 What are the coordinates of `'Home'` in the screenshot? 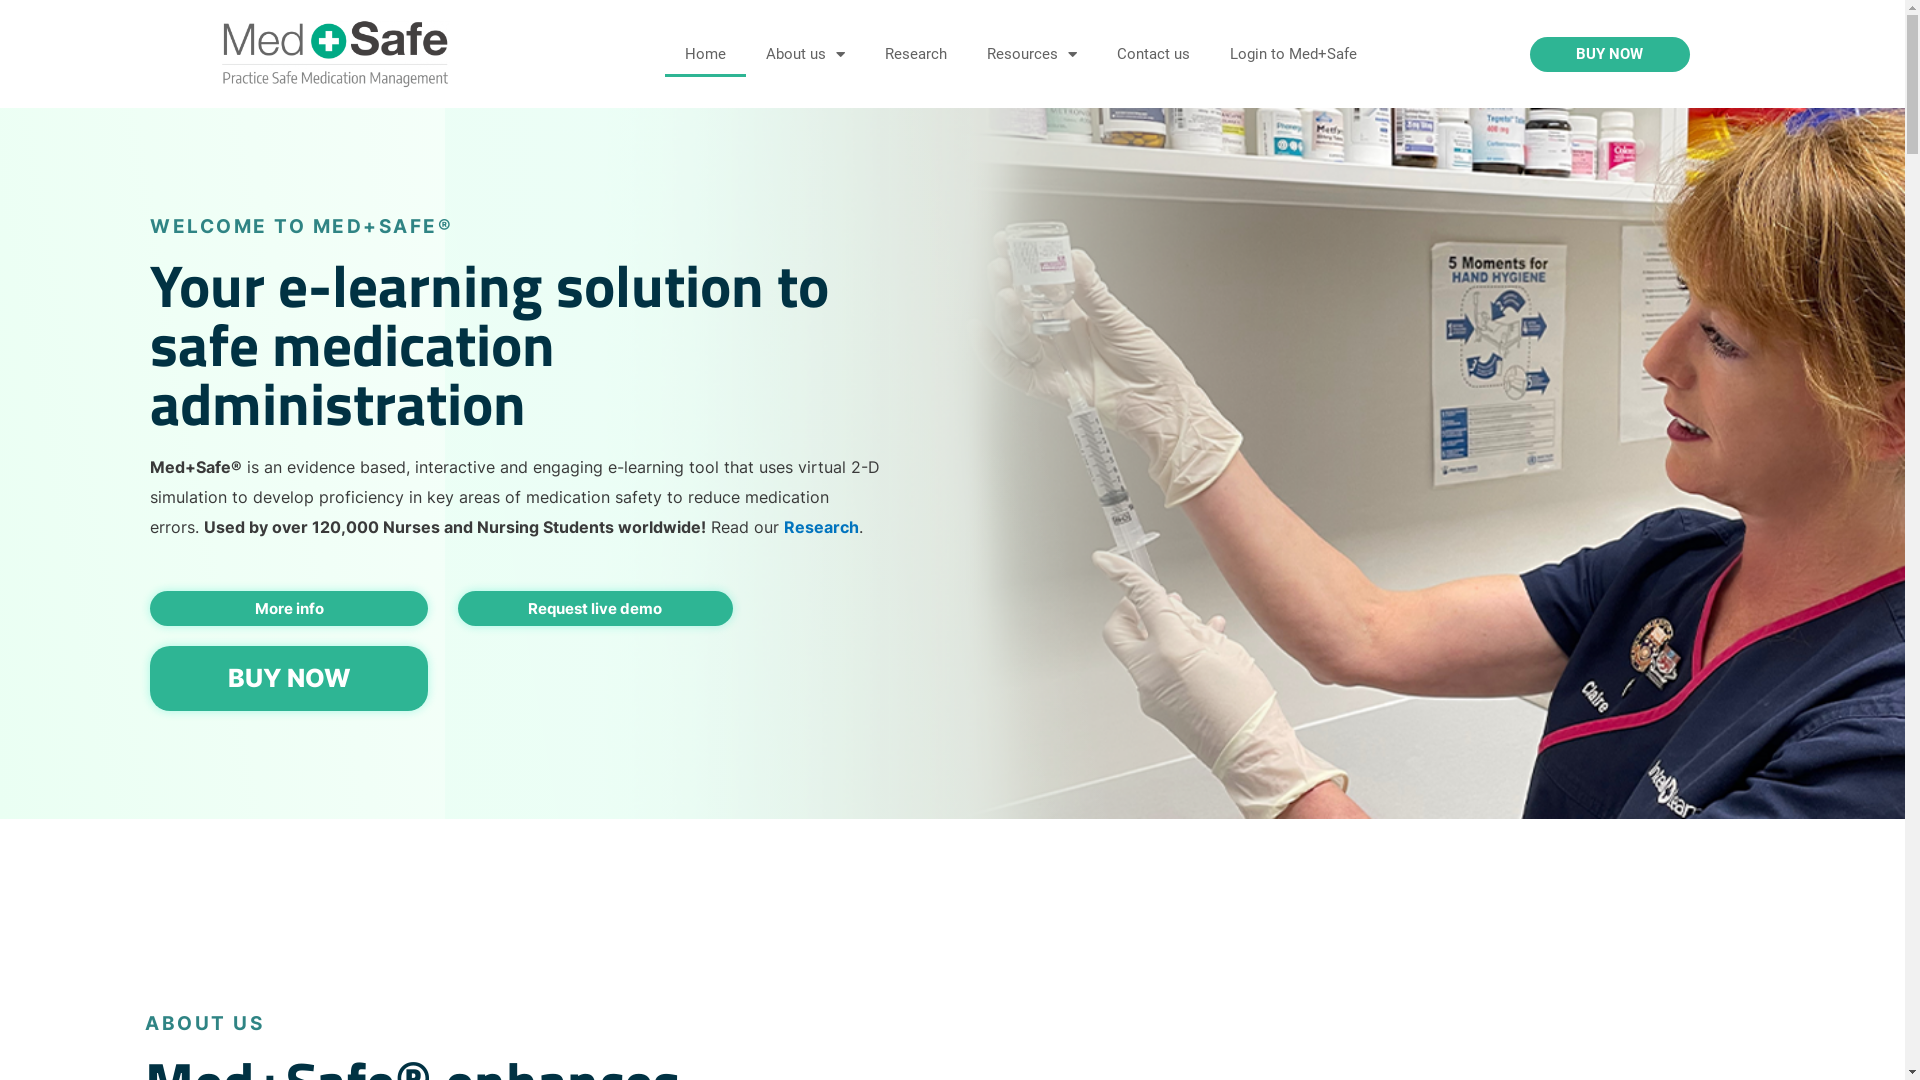 It's located at (705, 53).